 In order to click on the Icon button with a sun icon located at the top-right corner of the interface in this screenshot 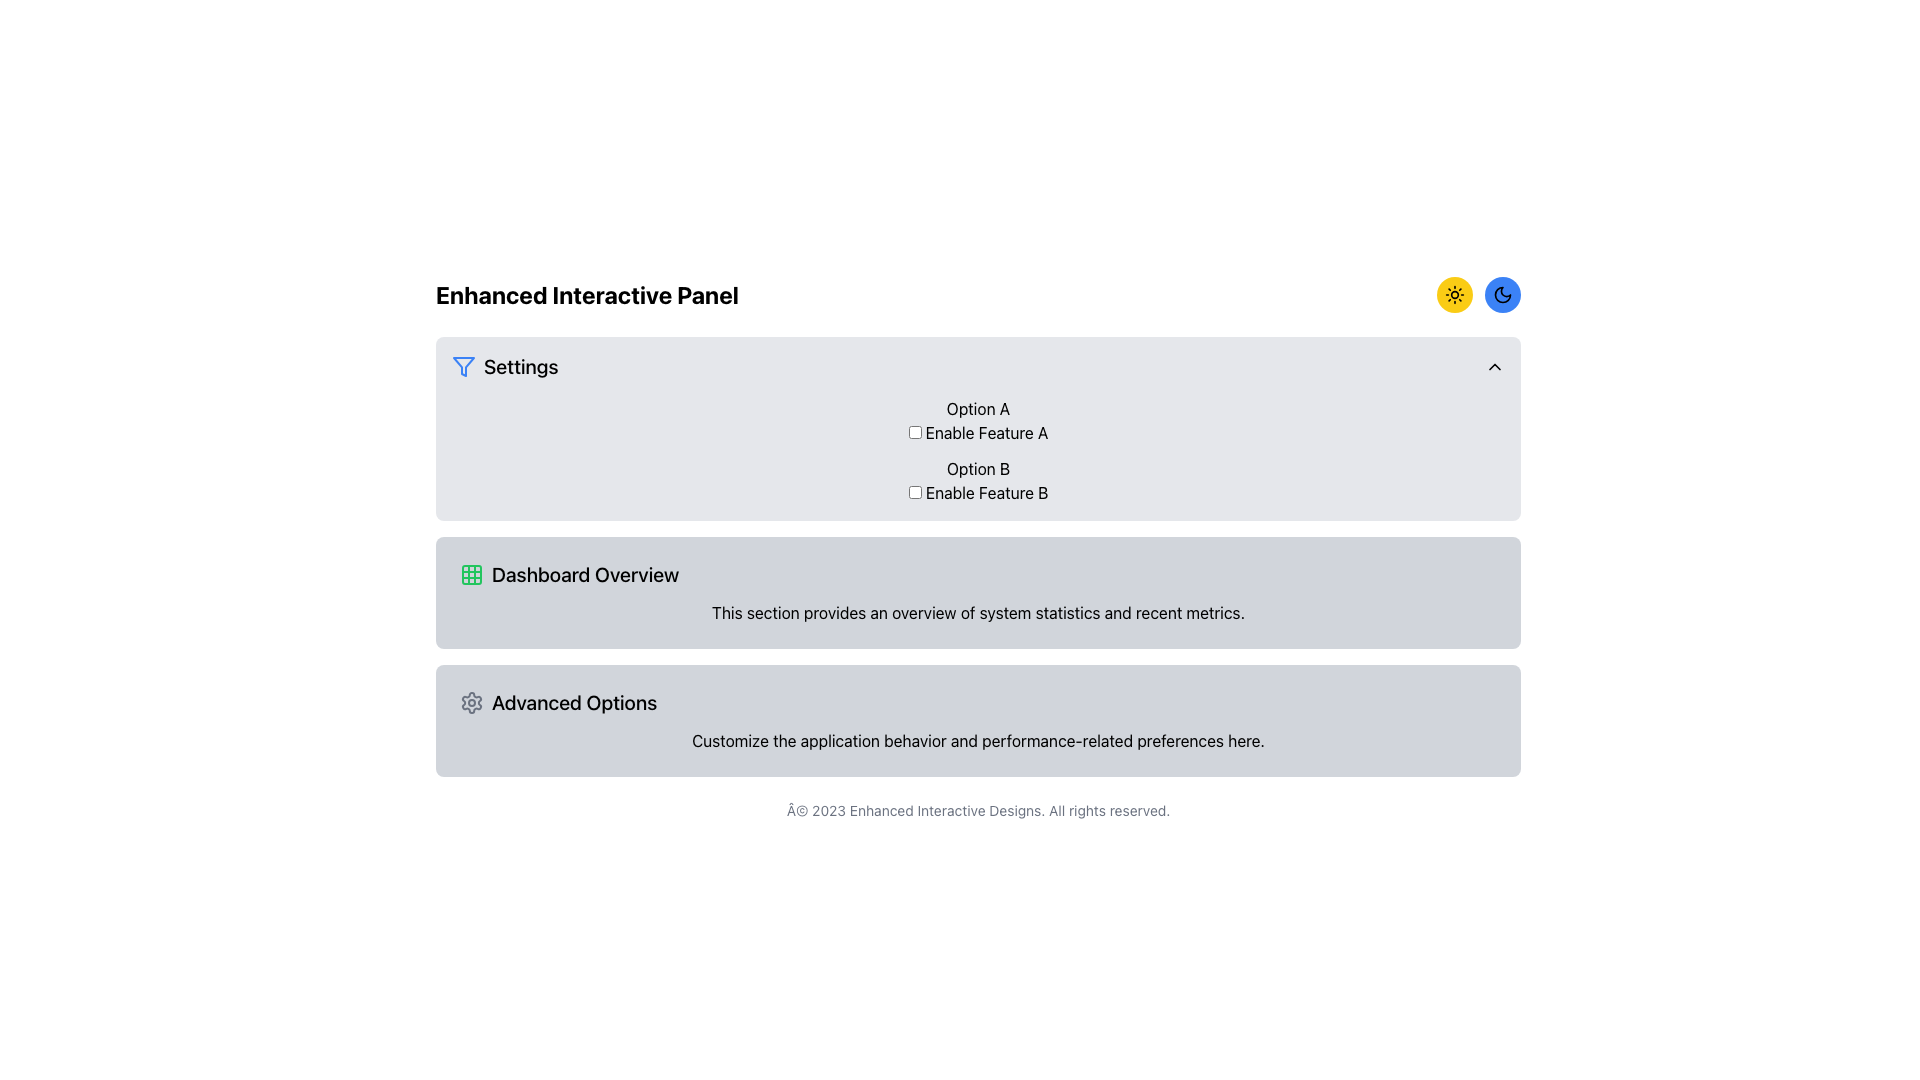, I will do `click(1454, 294)`.